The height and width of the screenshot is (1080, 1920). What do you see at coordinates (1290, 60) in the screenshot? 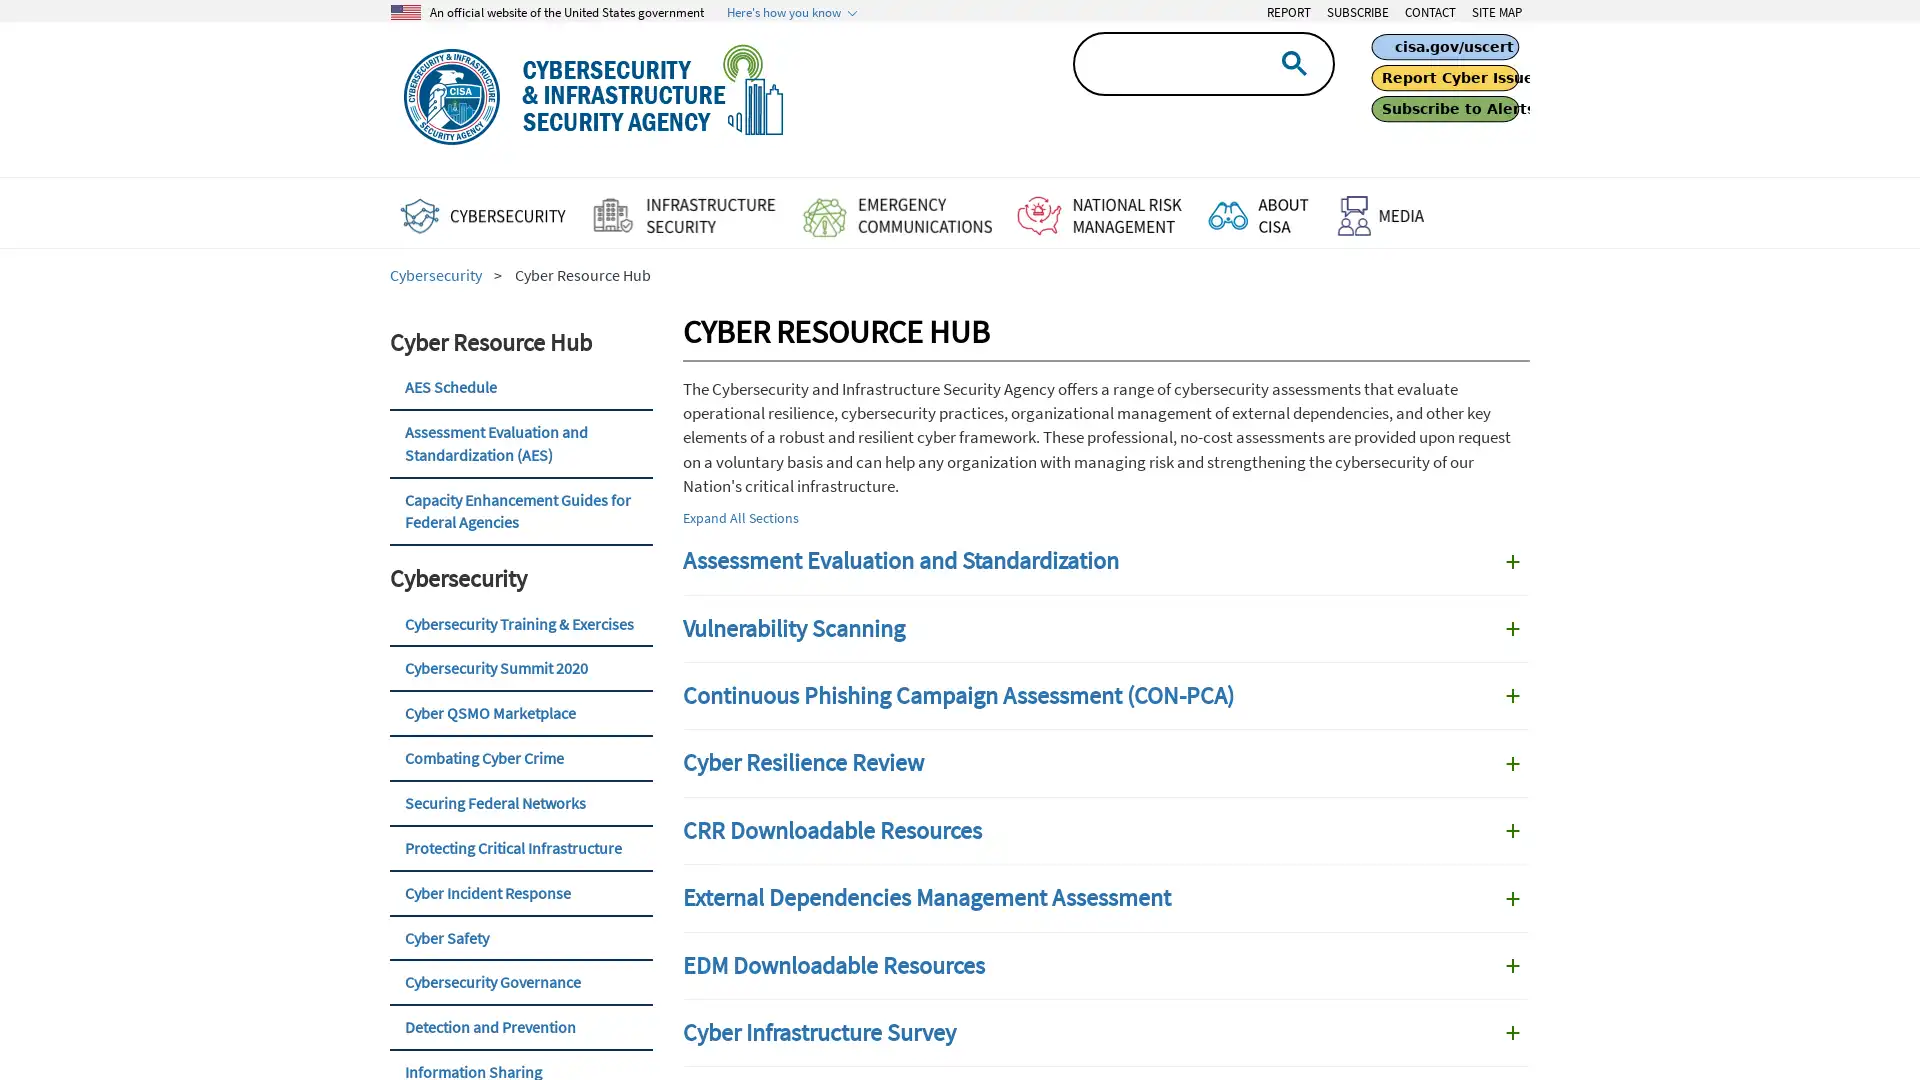
I see `search` at bounding box center [1290, 60].